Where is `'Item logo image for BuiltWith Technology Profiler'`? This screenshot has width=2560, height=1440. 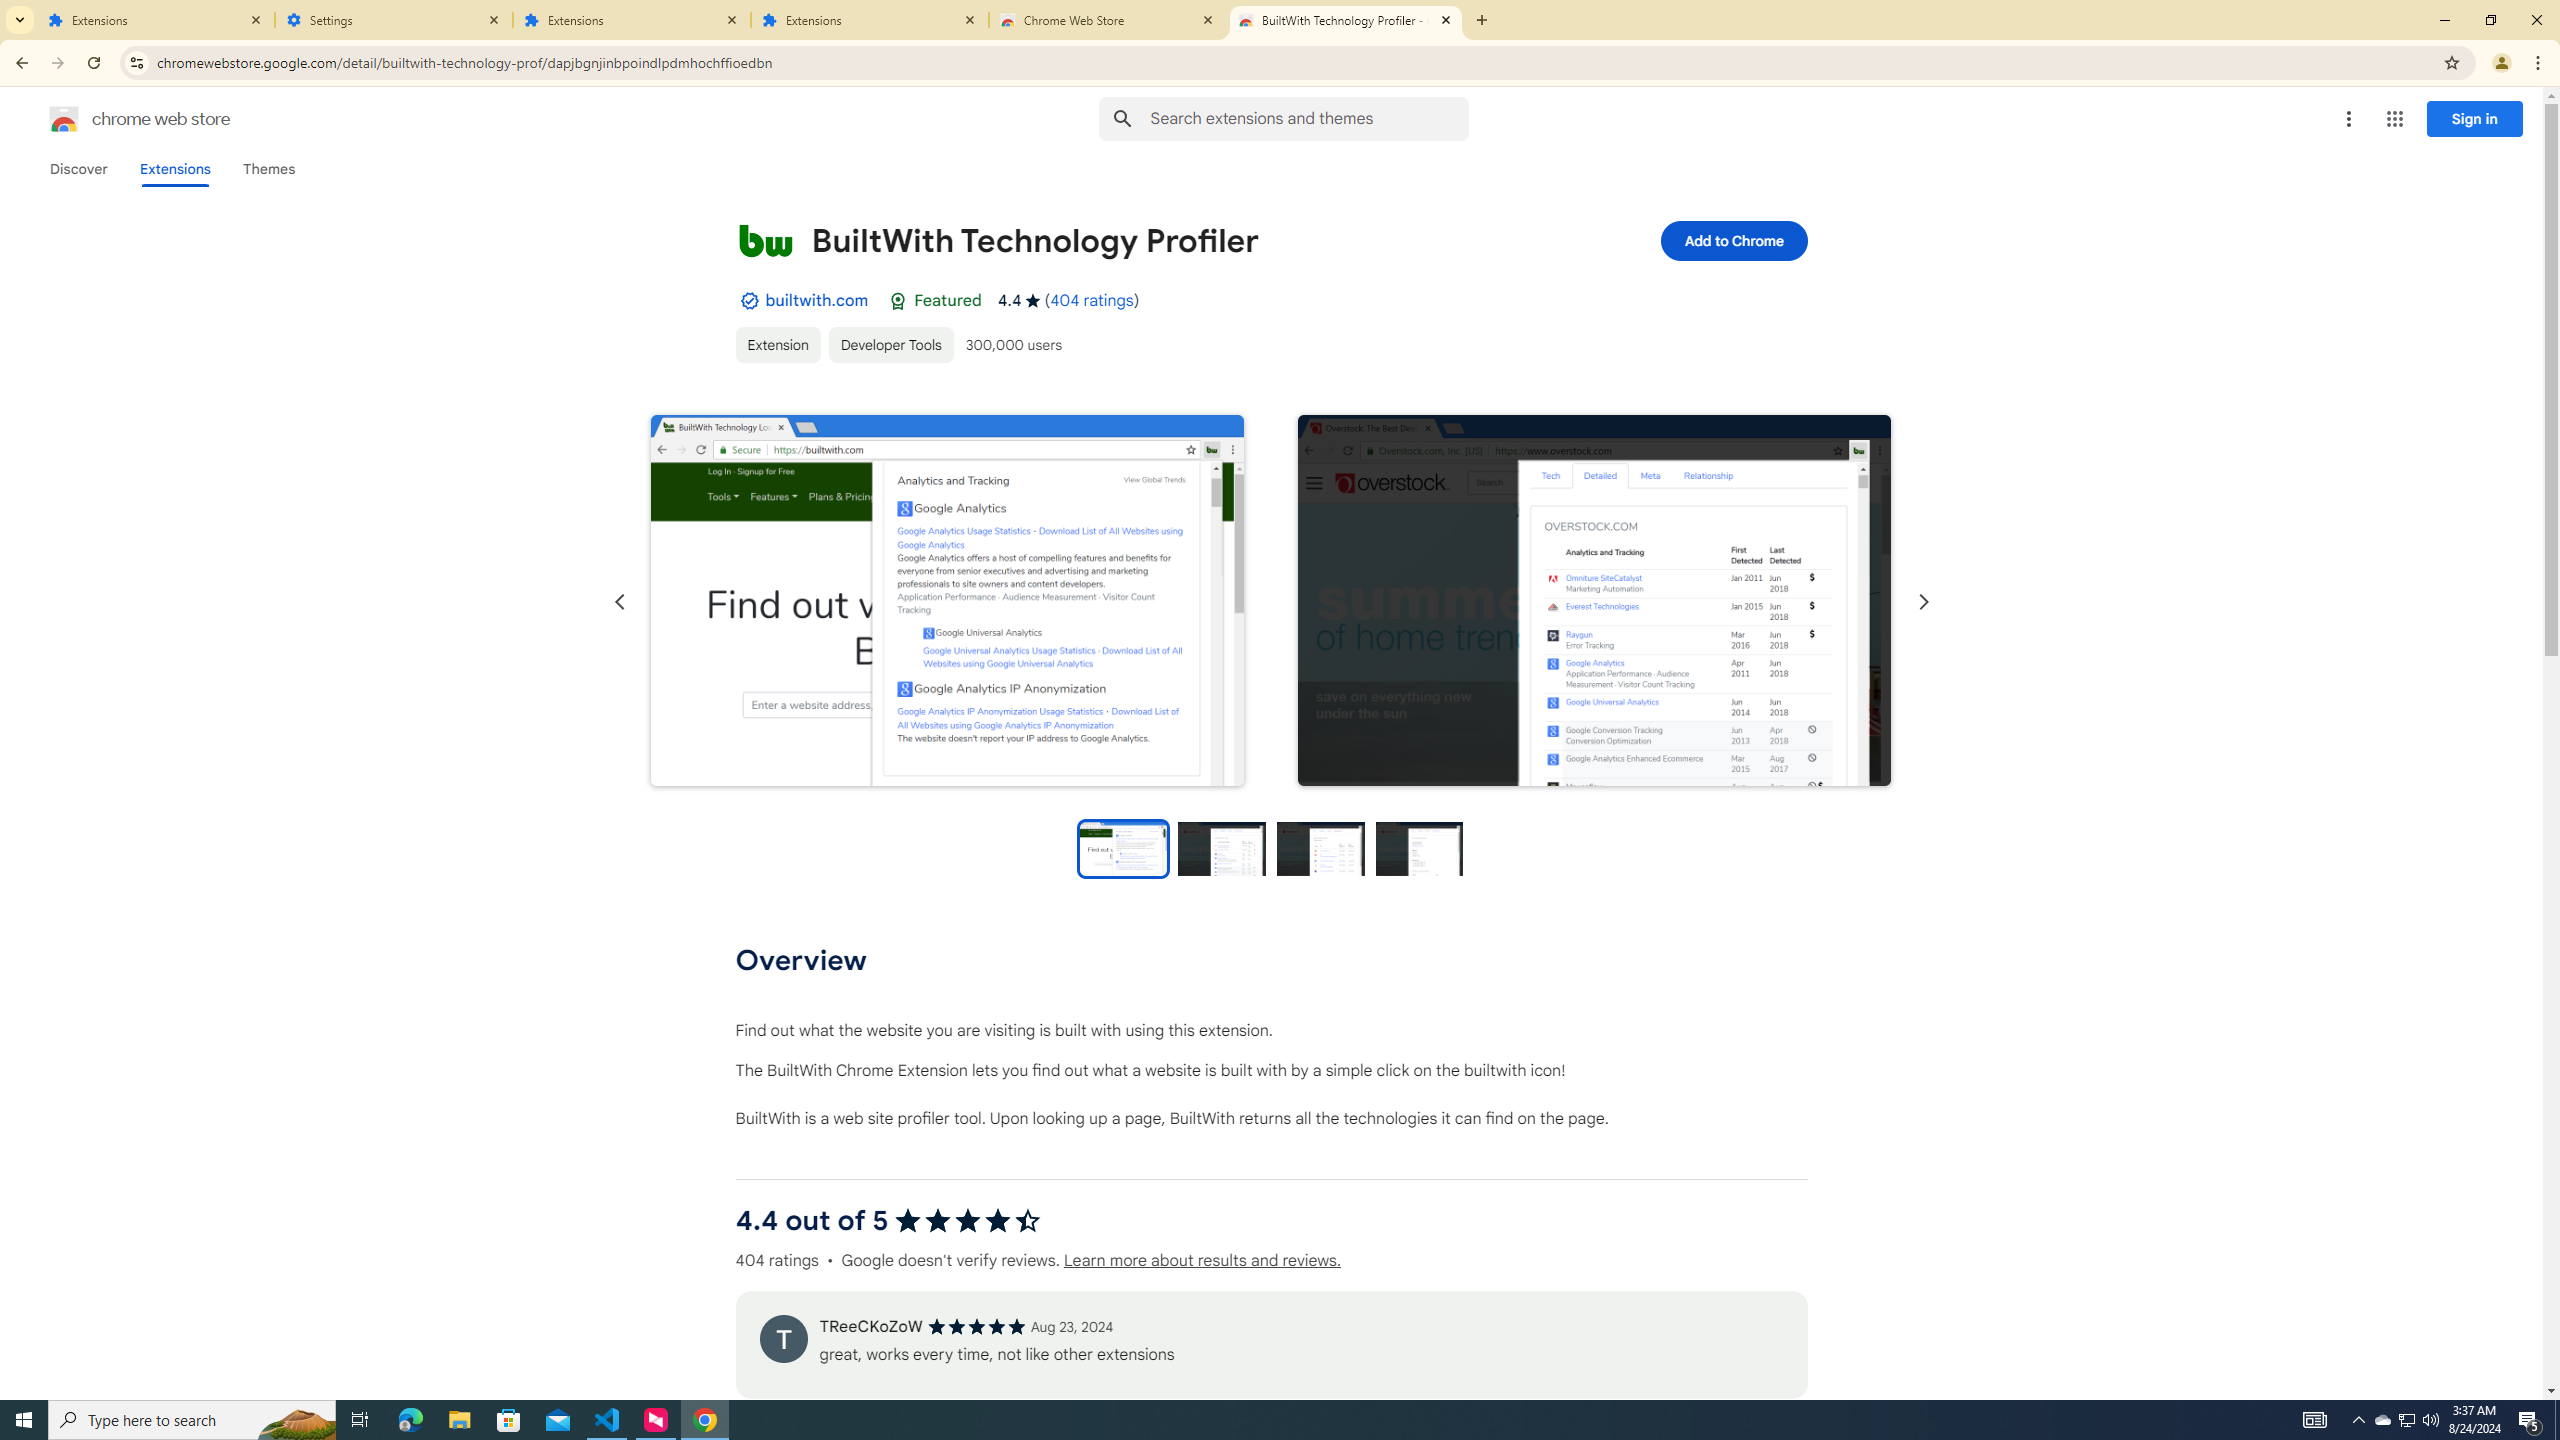 'Item logo image for BuiltWith Technology Profiler' is located at coordinates (765, 241).